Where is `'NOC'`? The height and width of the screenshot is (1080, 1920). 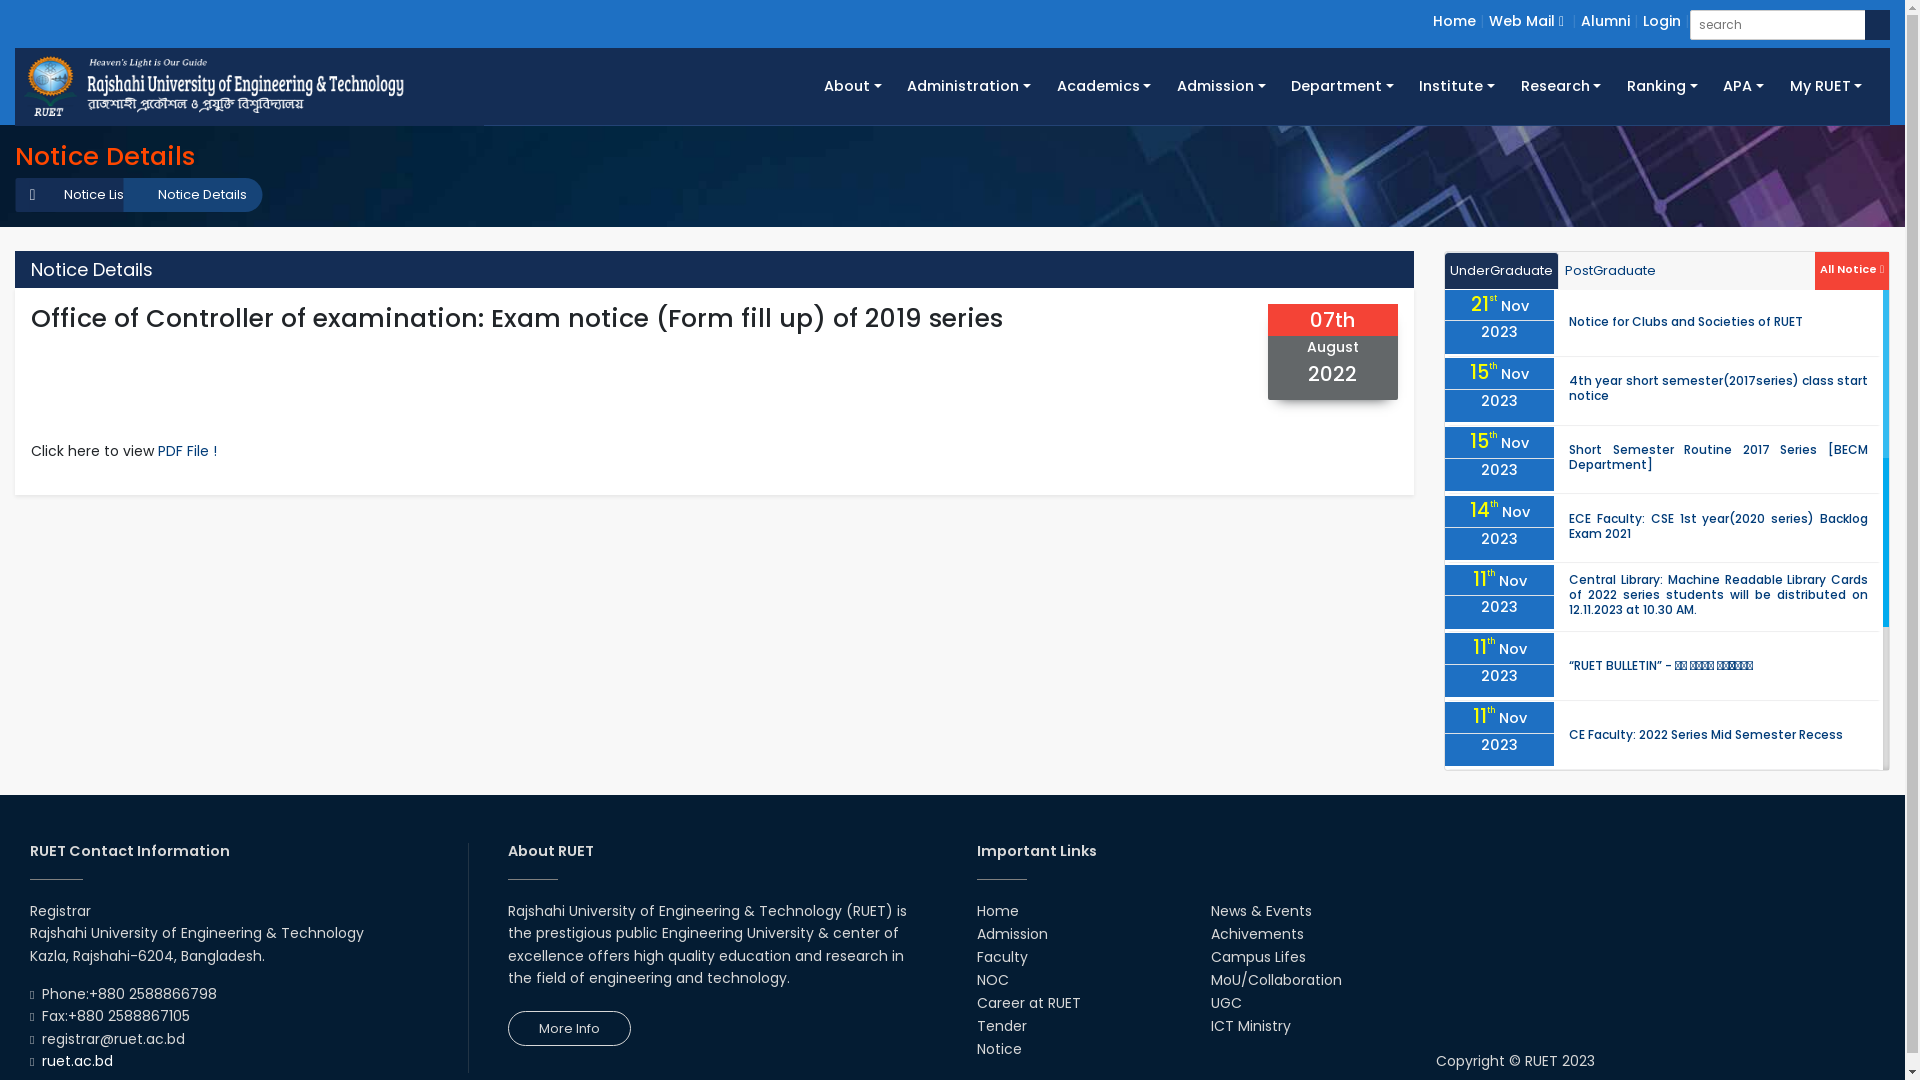 'NOC' is located at coordinates (992, 978).